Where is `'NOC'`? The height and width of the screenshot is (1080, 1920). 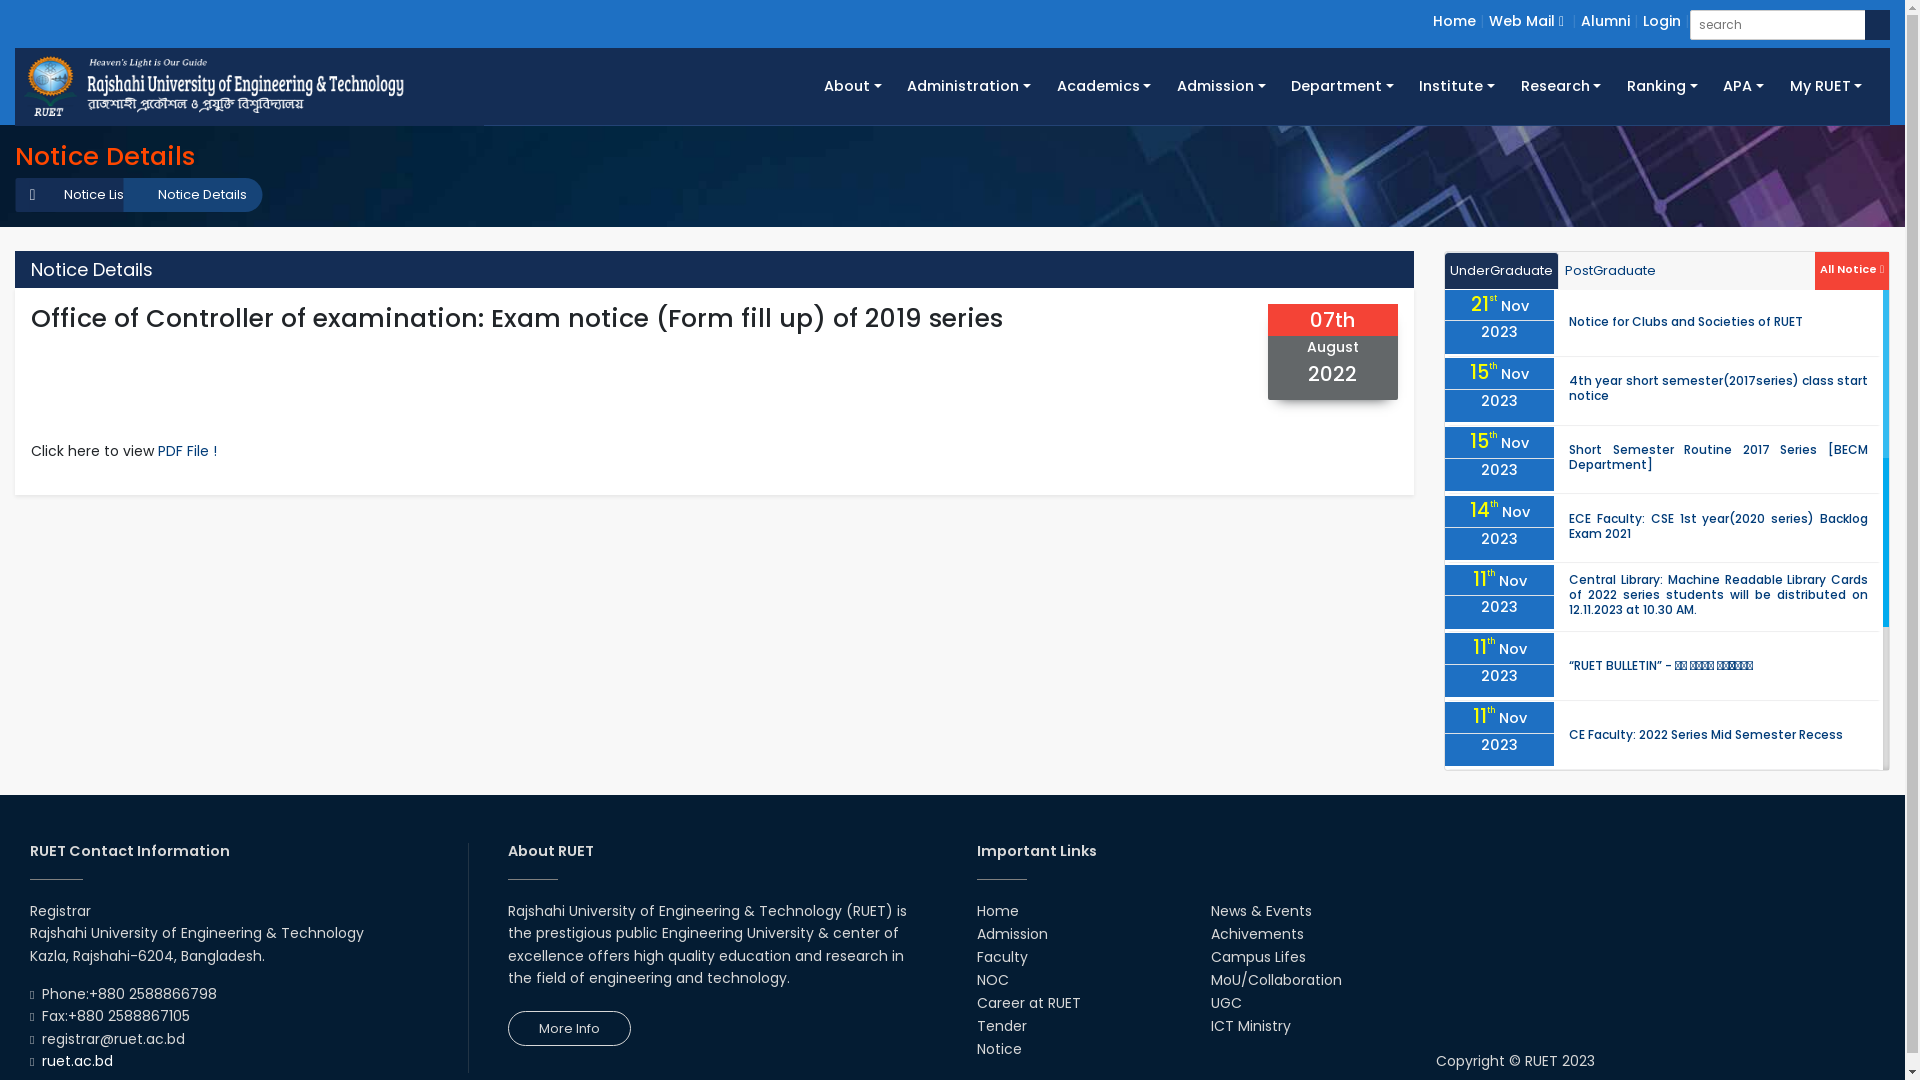 'NOC' is located at coordinates (992, 978).